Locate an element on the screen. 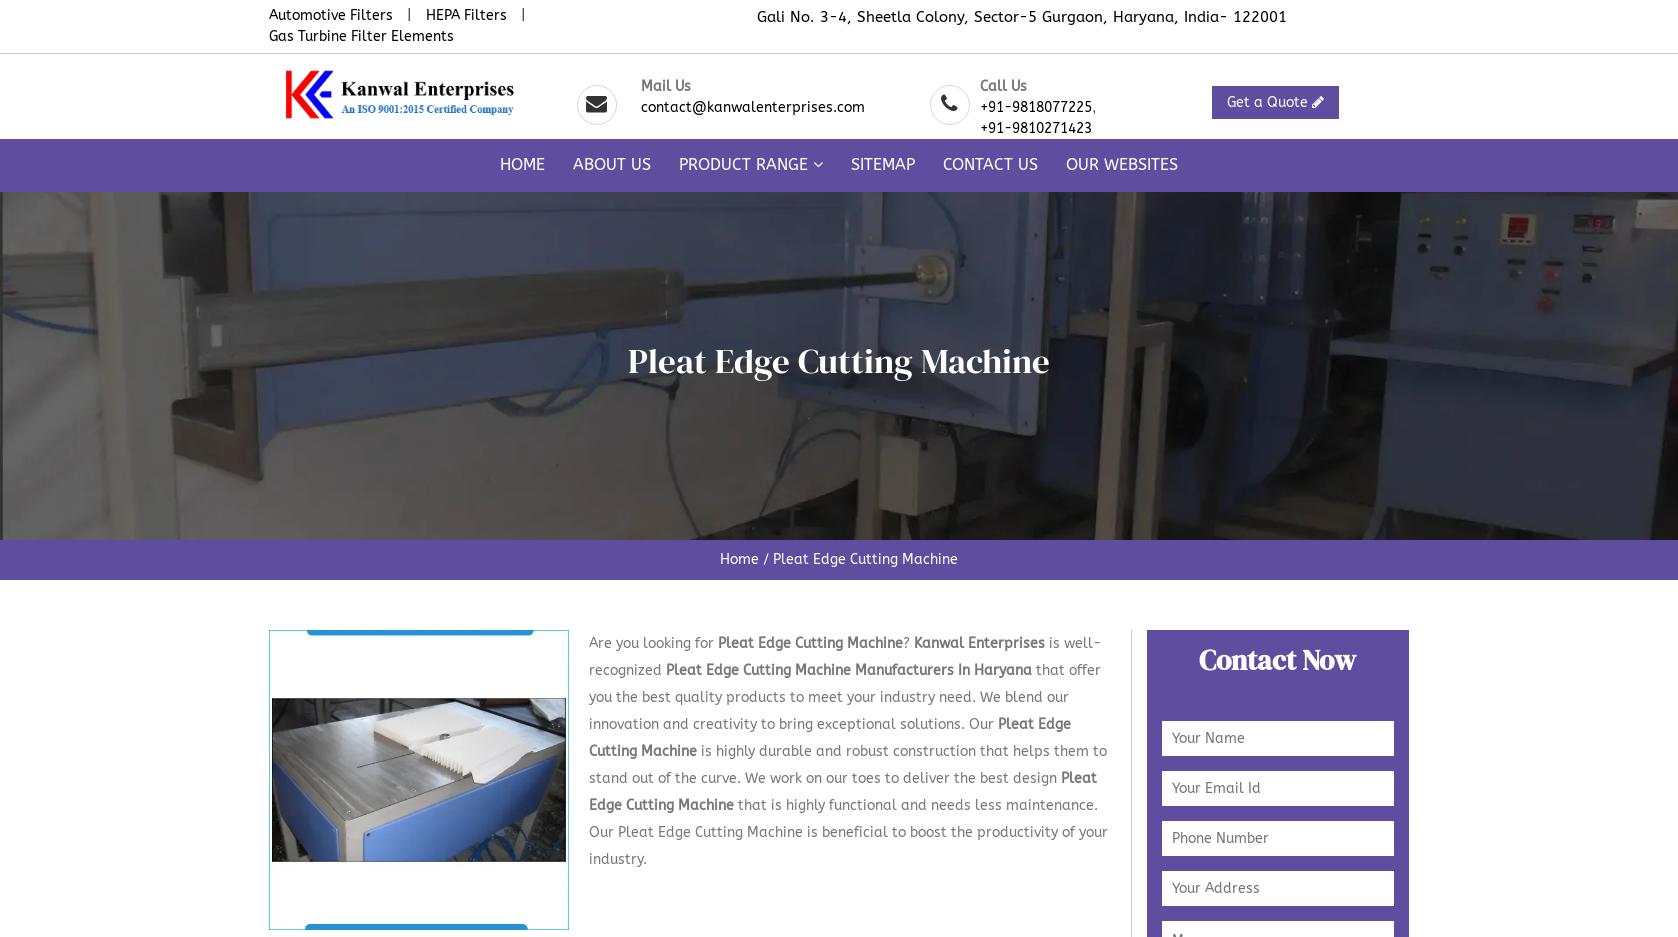 The width and height of the screenshot is (1678, 937). 'De-Coiler' is located at coordinates (1032, 817).